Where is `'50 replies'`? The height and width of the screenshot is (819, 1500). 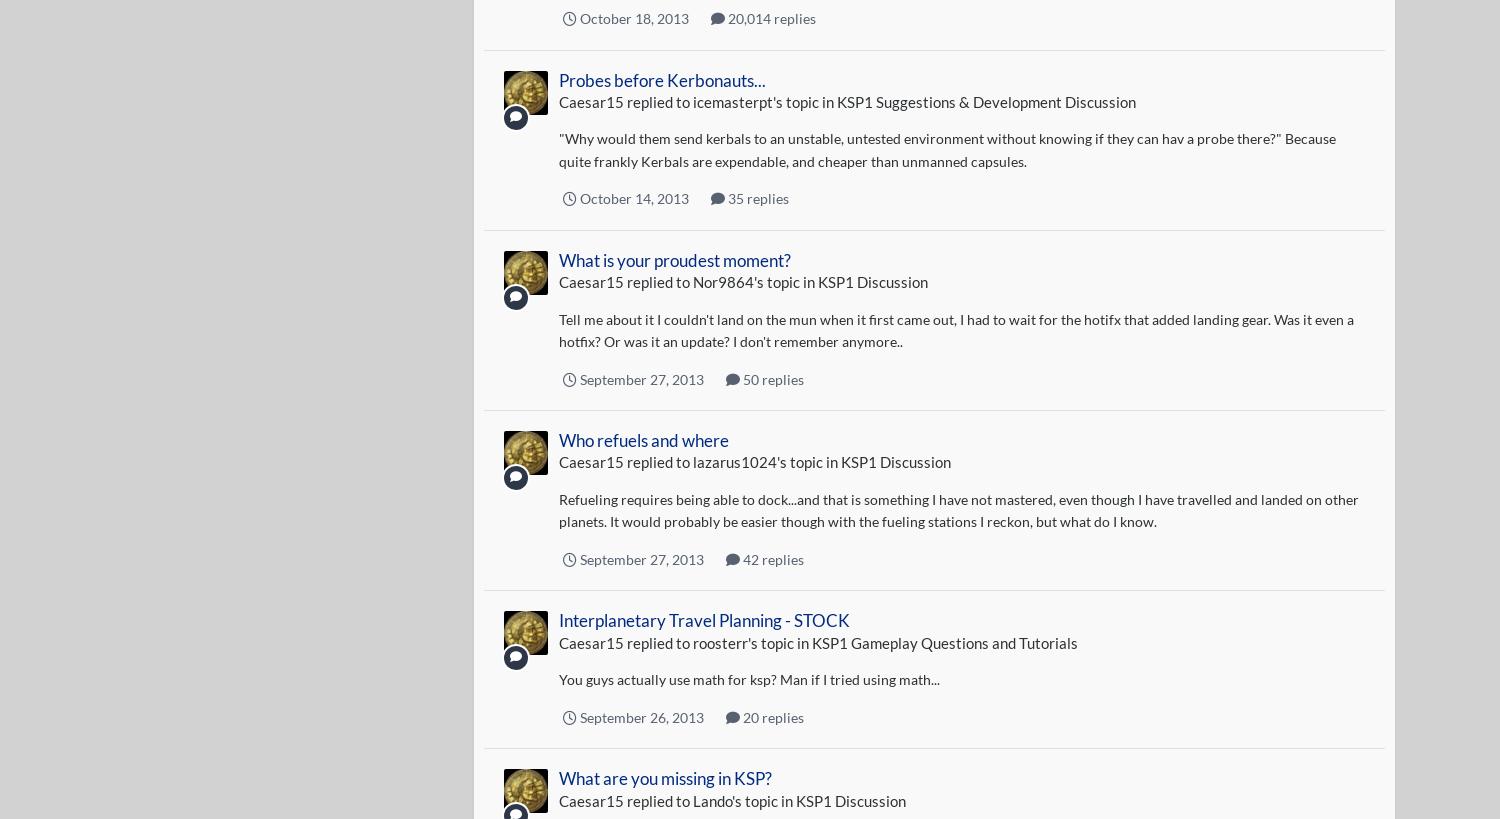
'50 replies' is located at coordinates (738, 377).